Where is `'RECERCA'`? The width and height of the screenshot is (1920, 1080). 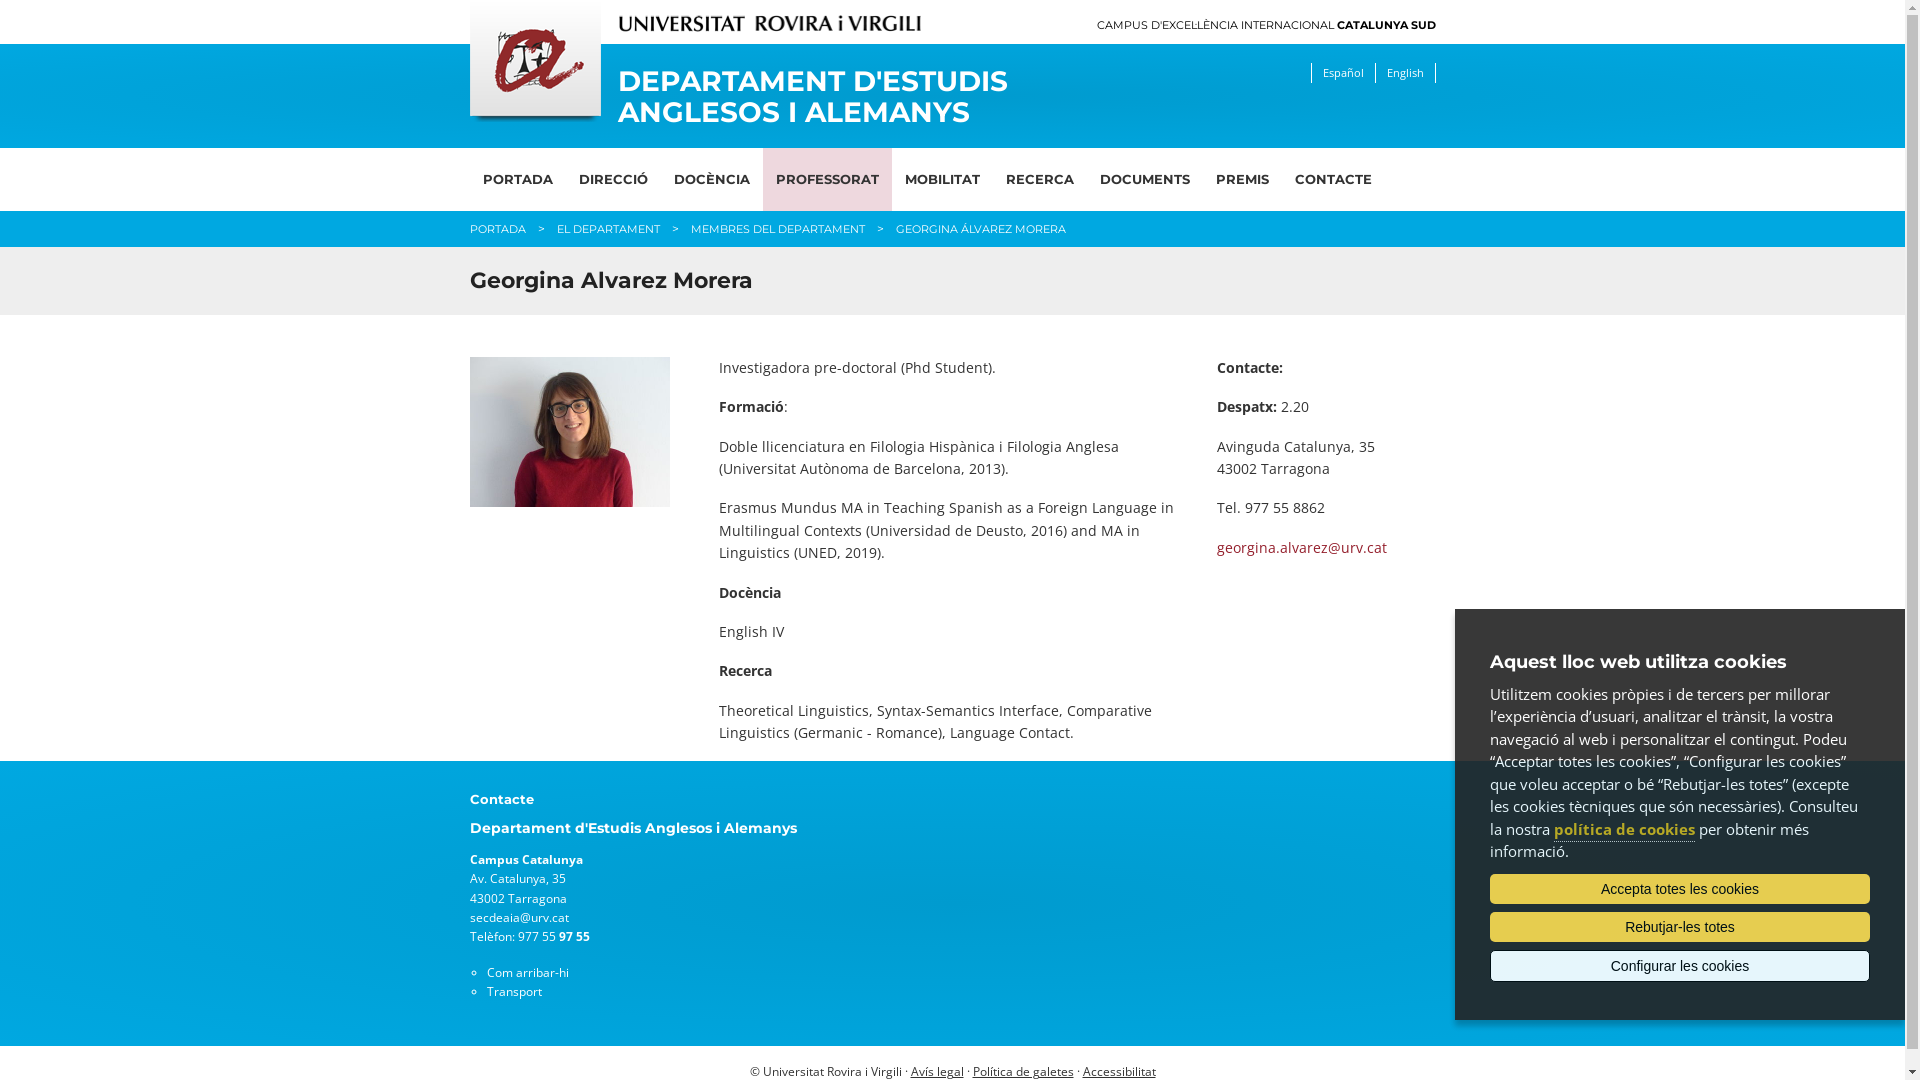
'RECERCA' is located at coordinates (1038, 178).